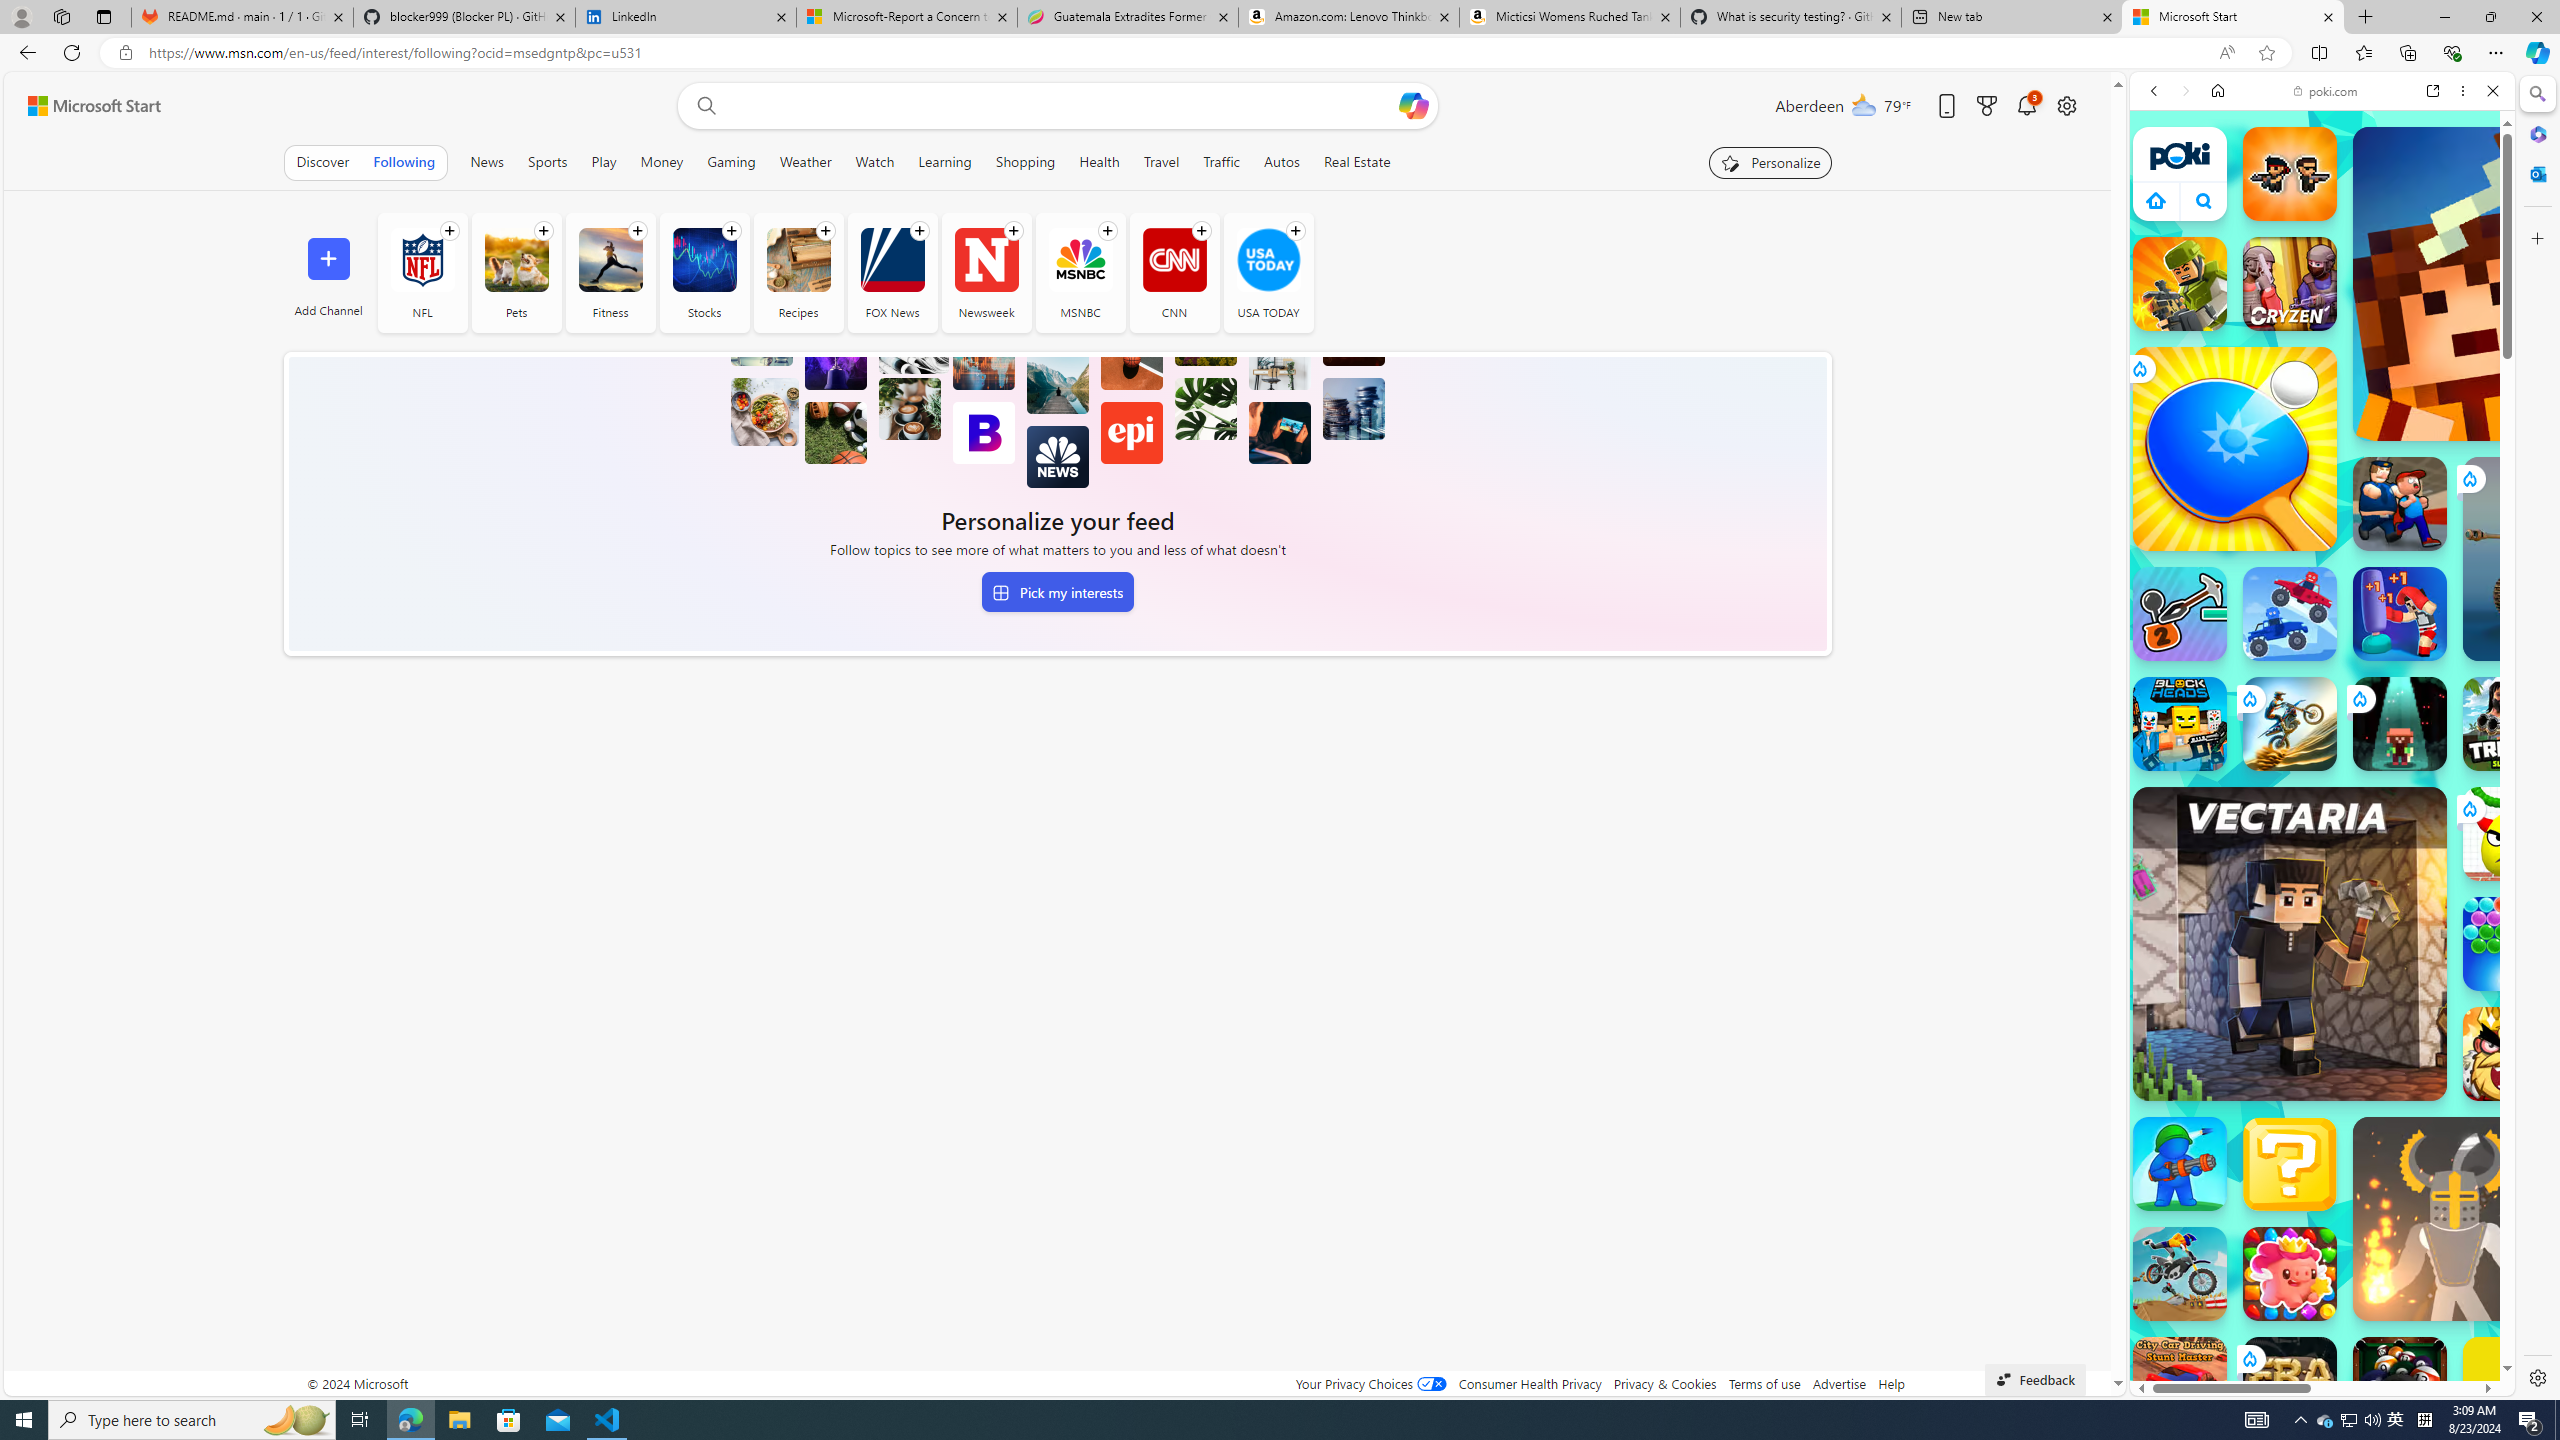  I want to click on 'Ping Pong Go! Ping Pong Go!', so click(2233, 448).